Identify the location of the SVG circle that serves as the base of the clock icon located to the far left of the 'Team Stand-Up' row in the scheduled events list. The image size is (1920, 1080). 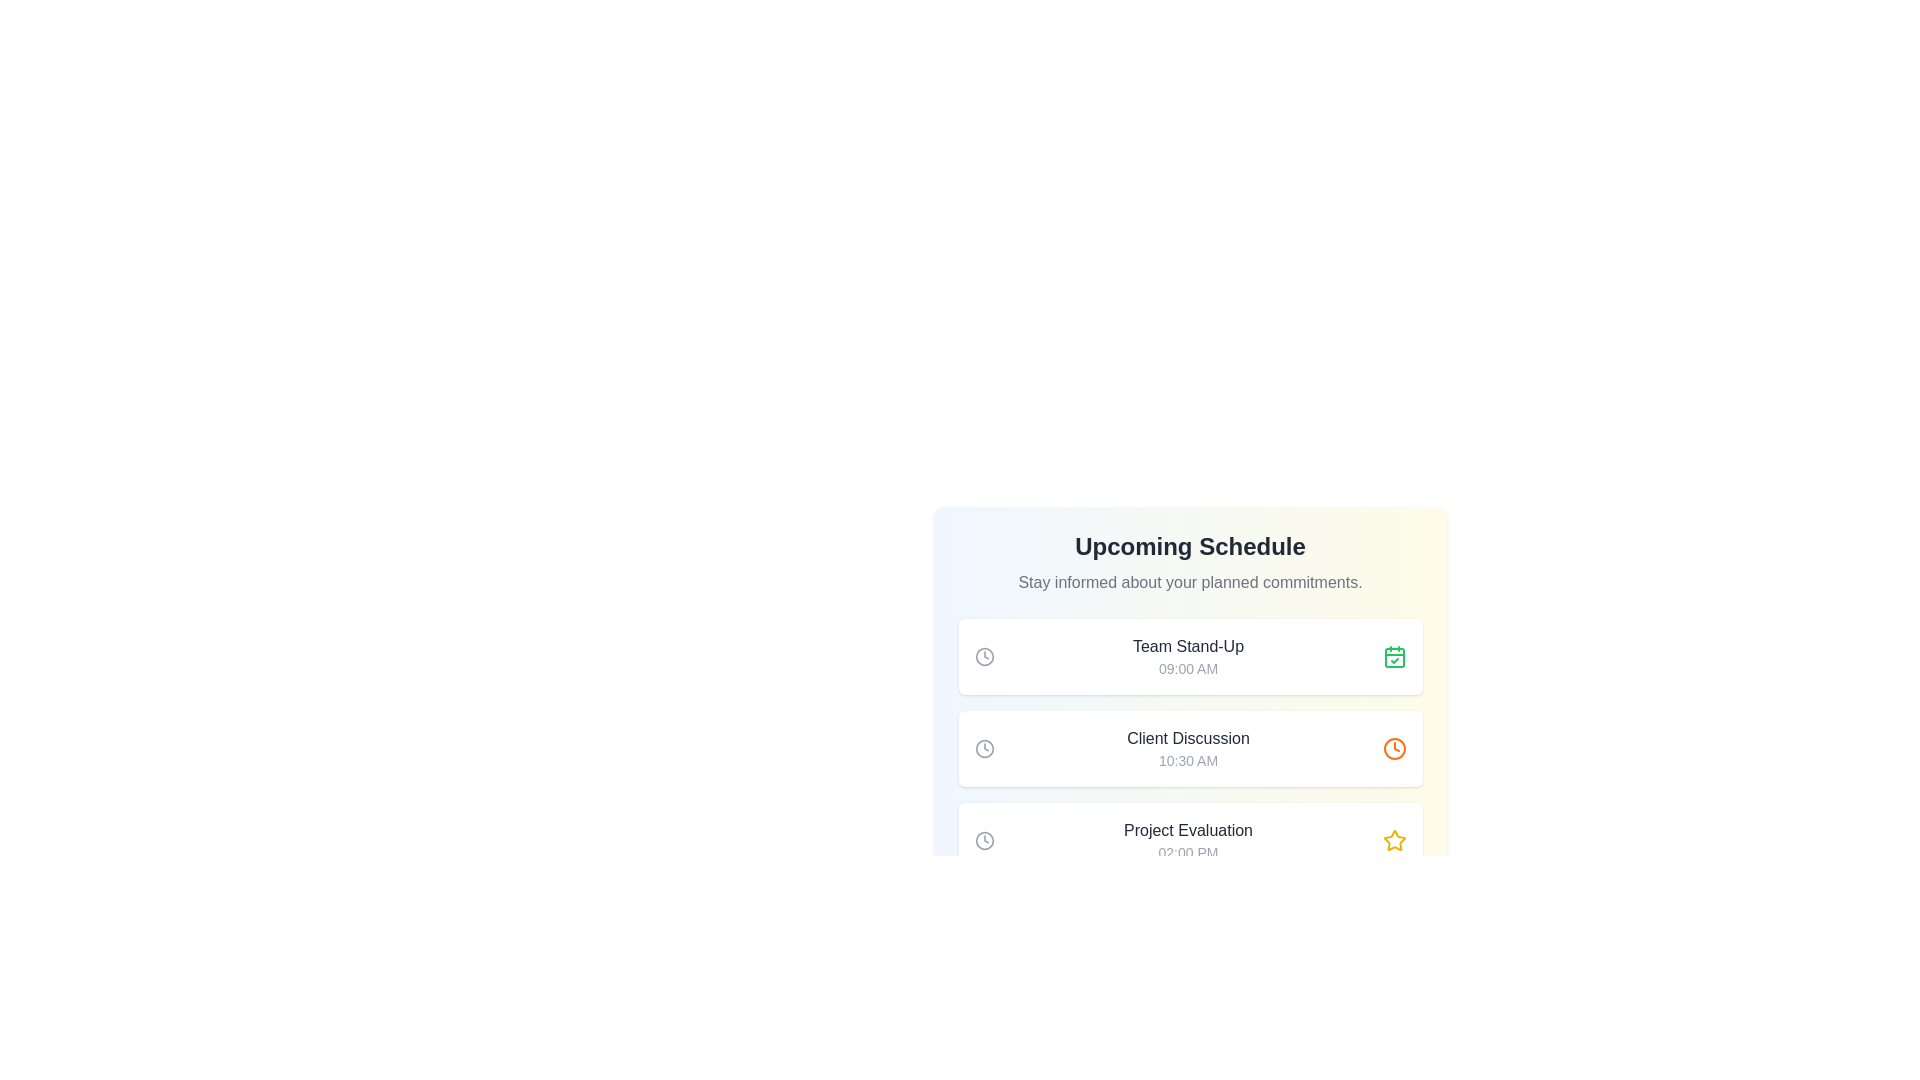
(984, 656).